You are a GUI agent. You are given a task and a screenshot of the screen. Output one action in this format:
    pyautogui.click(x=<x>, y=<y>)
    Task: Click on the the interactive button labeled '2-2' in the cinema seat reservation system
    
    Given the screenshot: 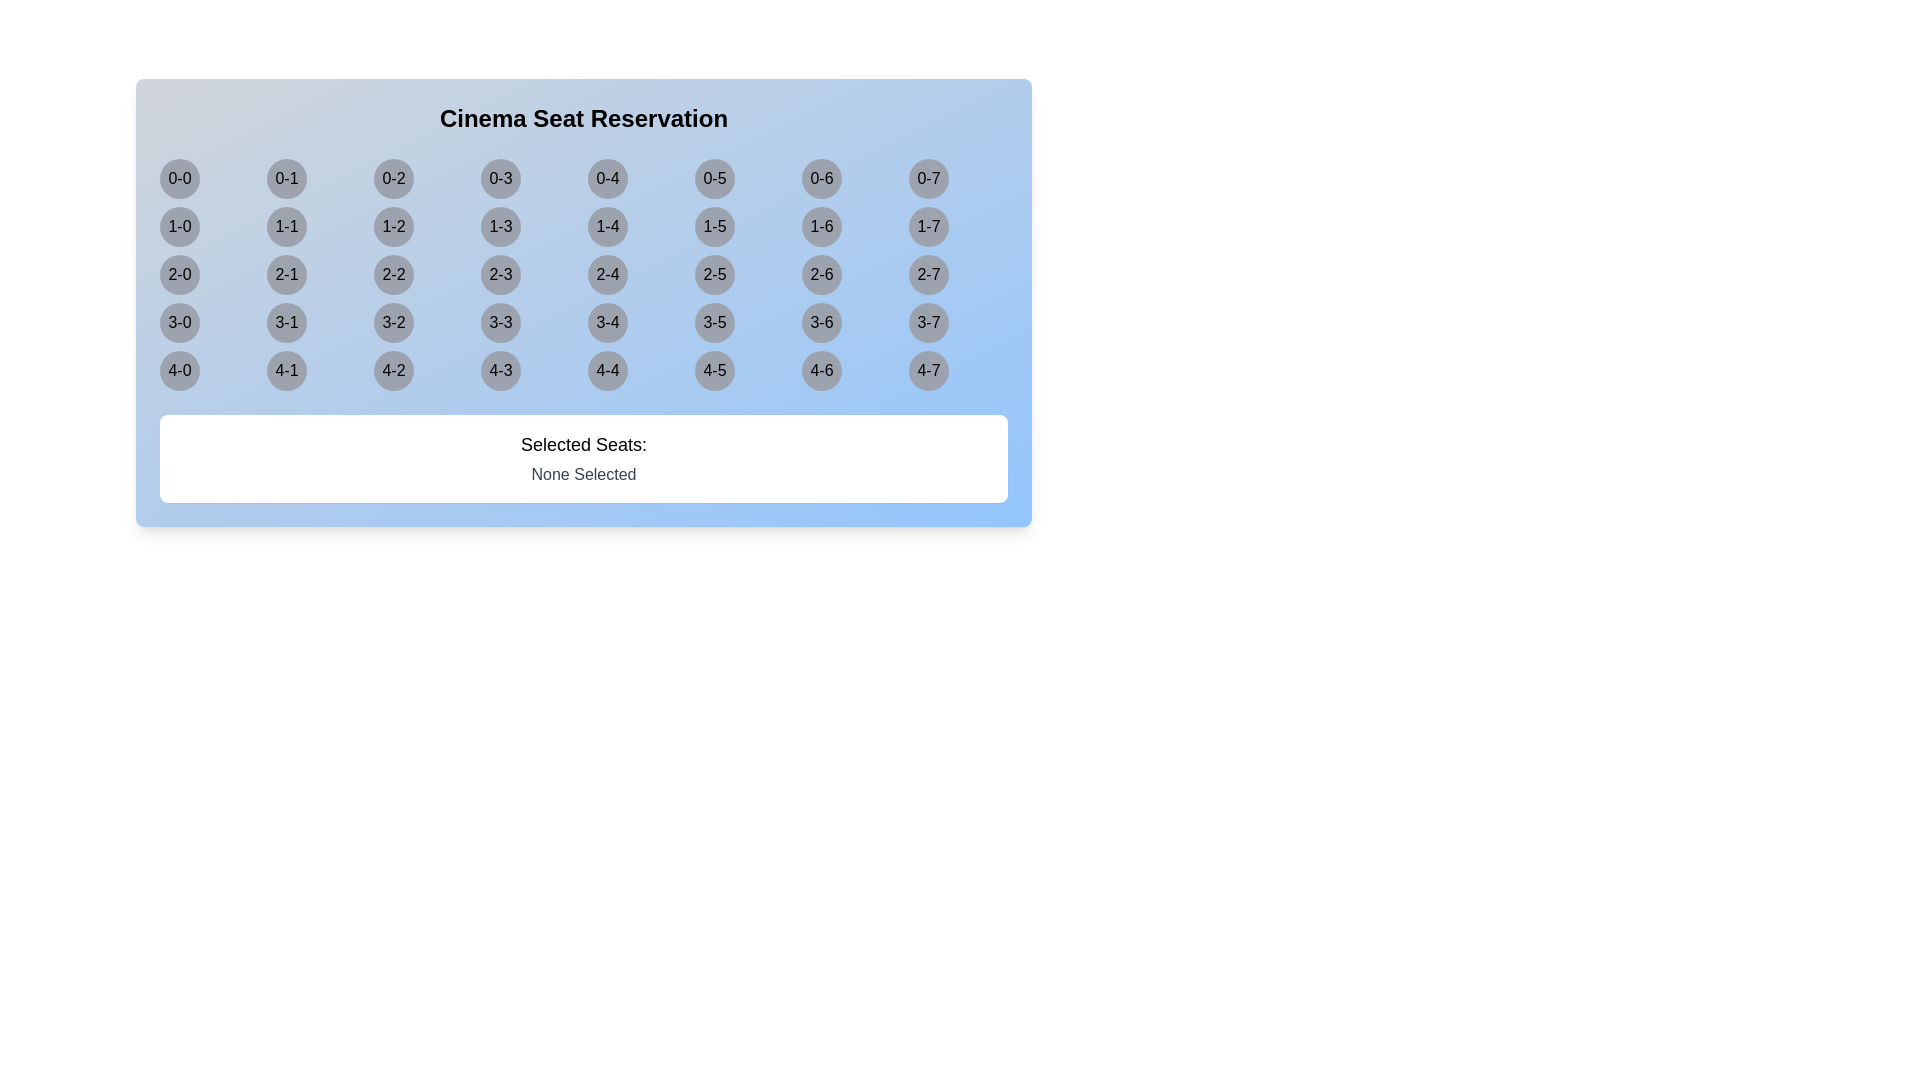 What is the action you would take?
    pyautogui.click(x=393, y=274)
    